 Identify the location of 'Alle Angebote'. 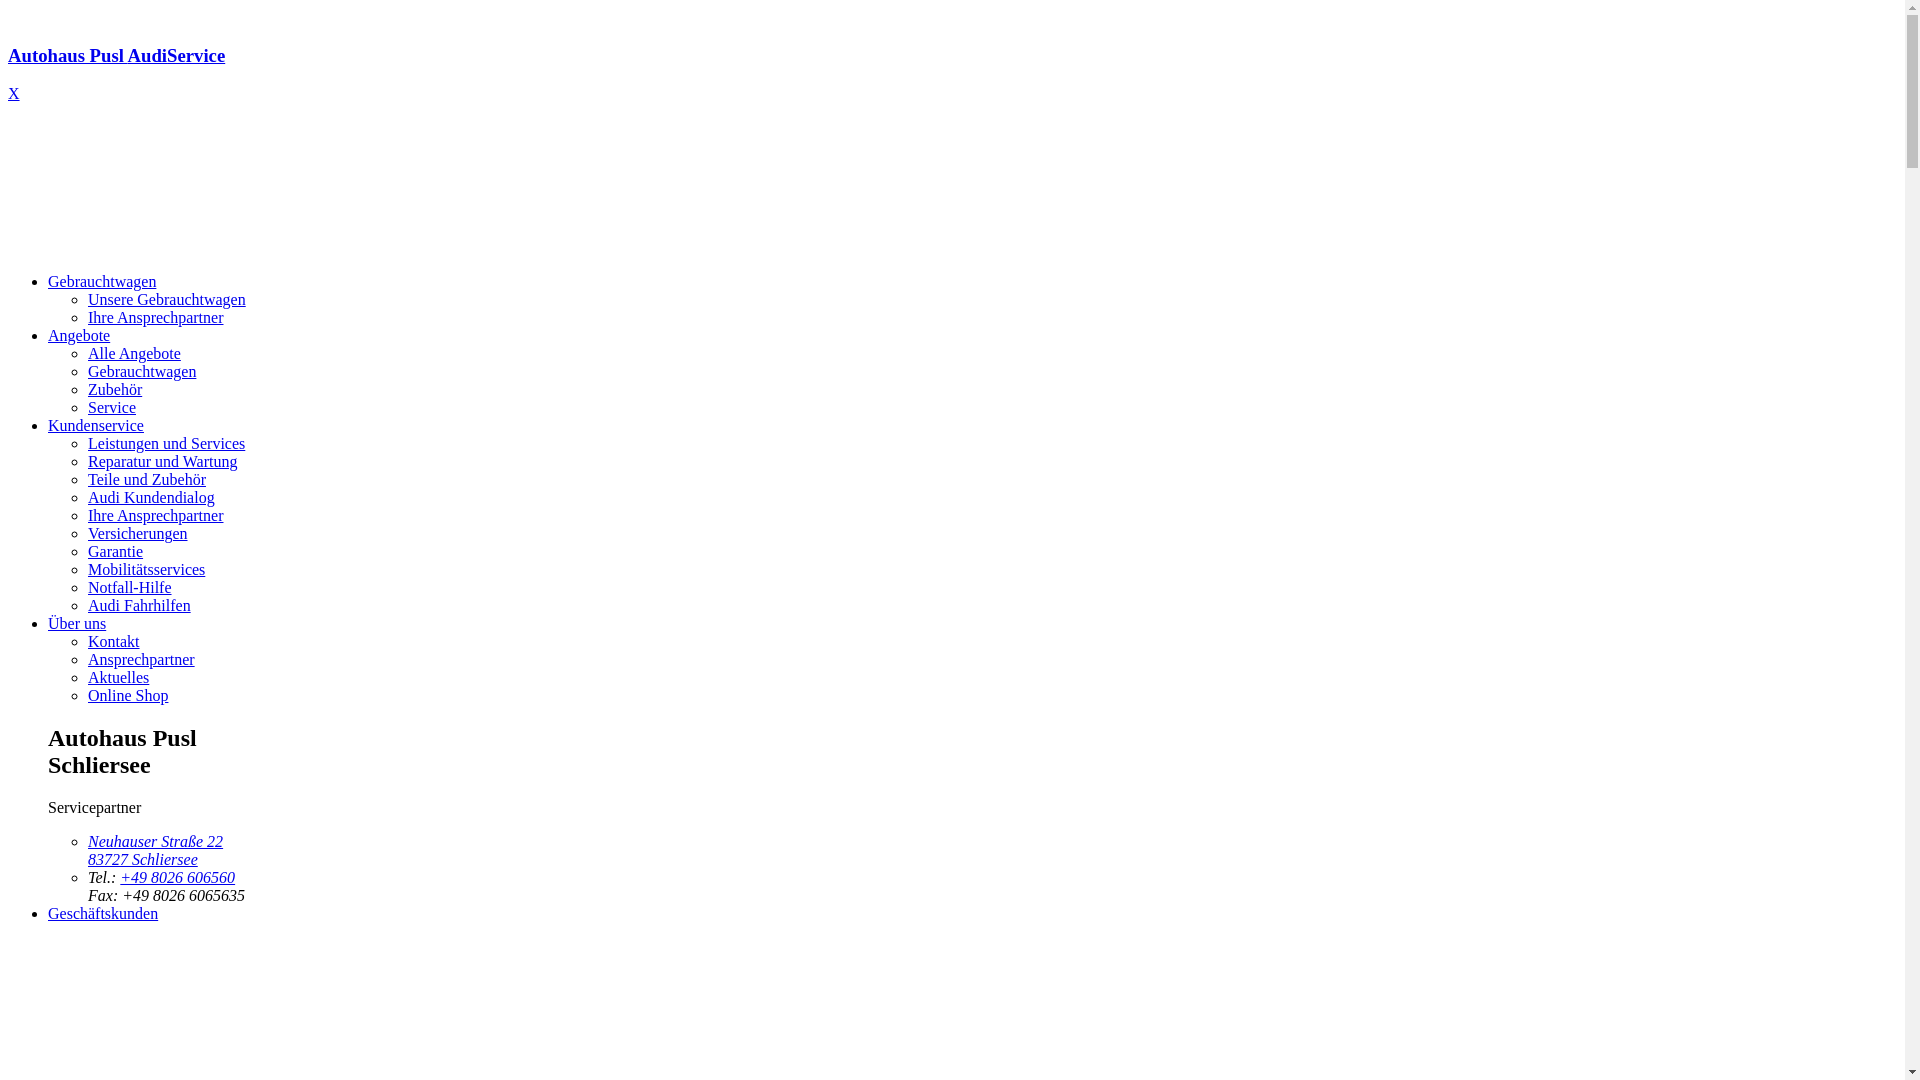
(86, 352).